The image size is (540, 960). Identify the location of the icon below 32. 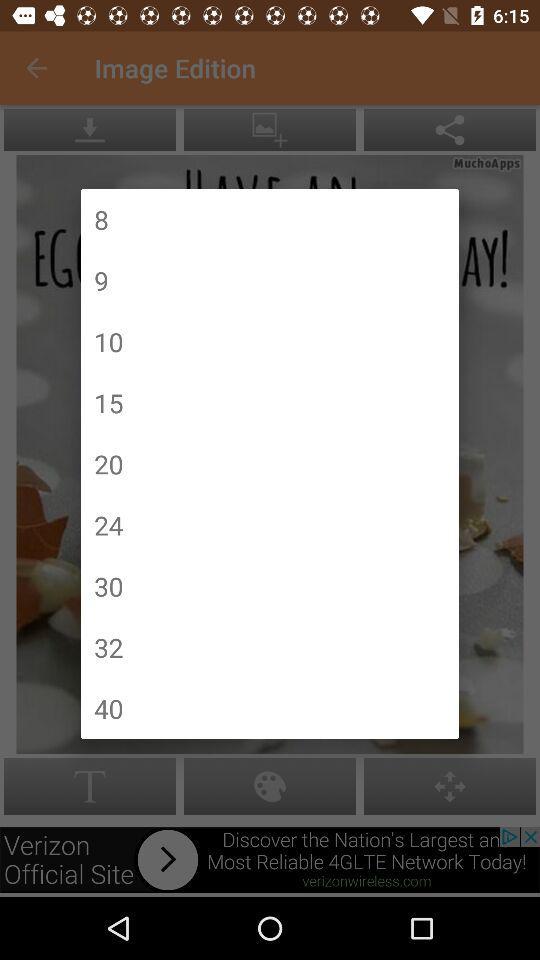
(108, 708).